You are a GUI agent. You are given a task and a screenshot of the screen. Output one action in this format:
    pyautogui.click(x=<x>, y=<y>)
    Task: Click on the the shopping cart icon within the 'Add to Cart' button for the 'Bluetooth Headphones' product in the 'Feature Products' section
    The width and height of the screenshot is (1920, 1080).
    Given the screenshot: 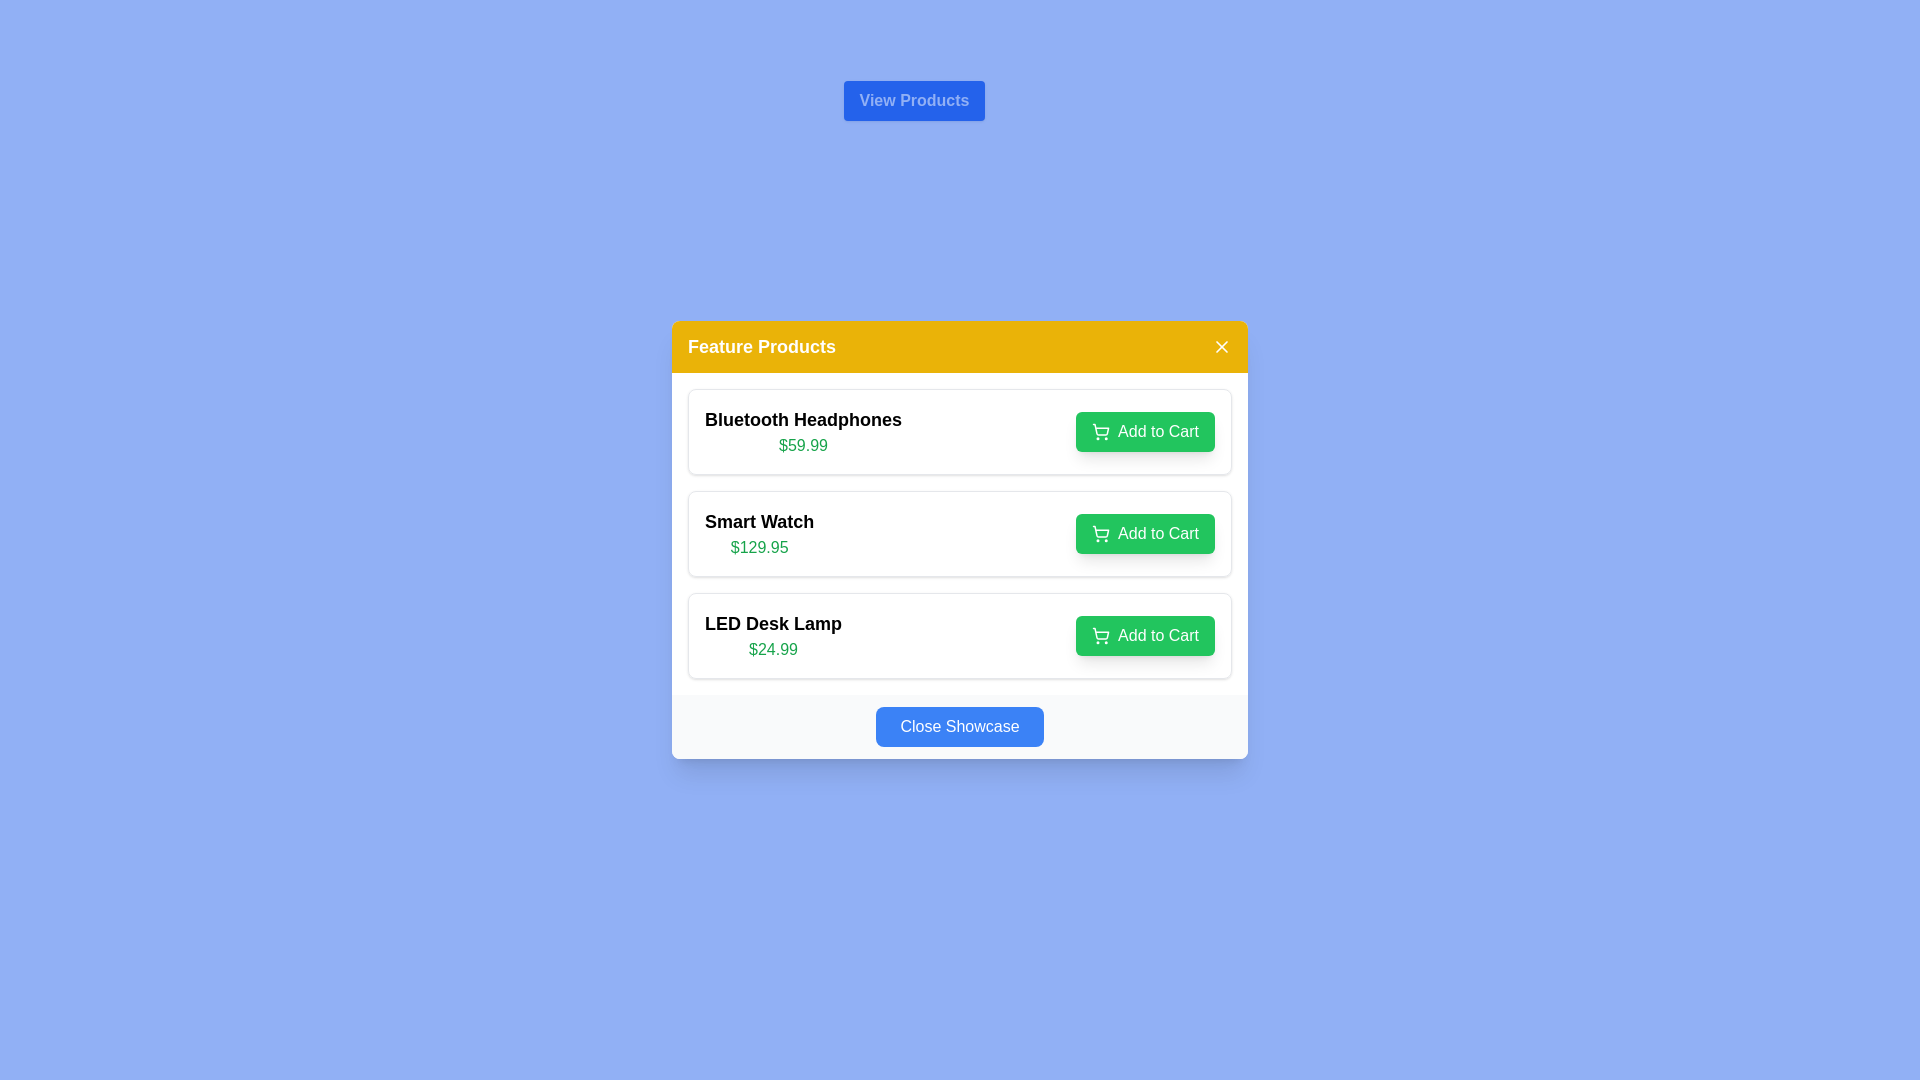 What is the action you would take?
    pyautogui.click(x=1100, y=431)
    